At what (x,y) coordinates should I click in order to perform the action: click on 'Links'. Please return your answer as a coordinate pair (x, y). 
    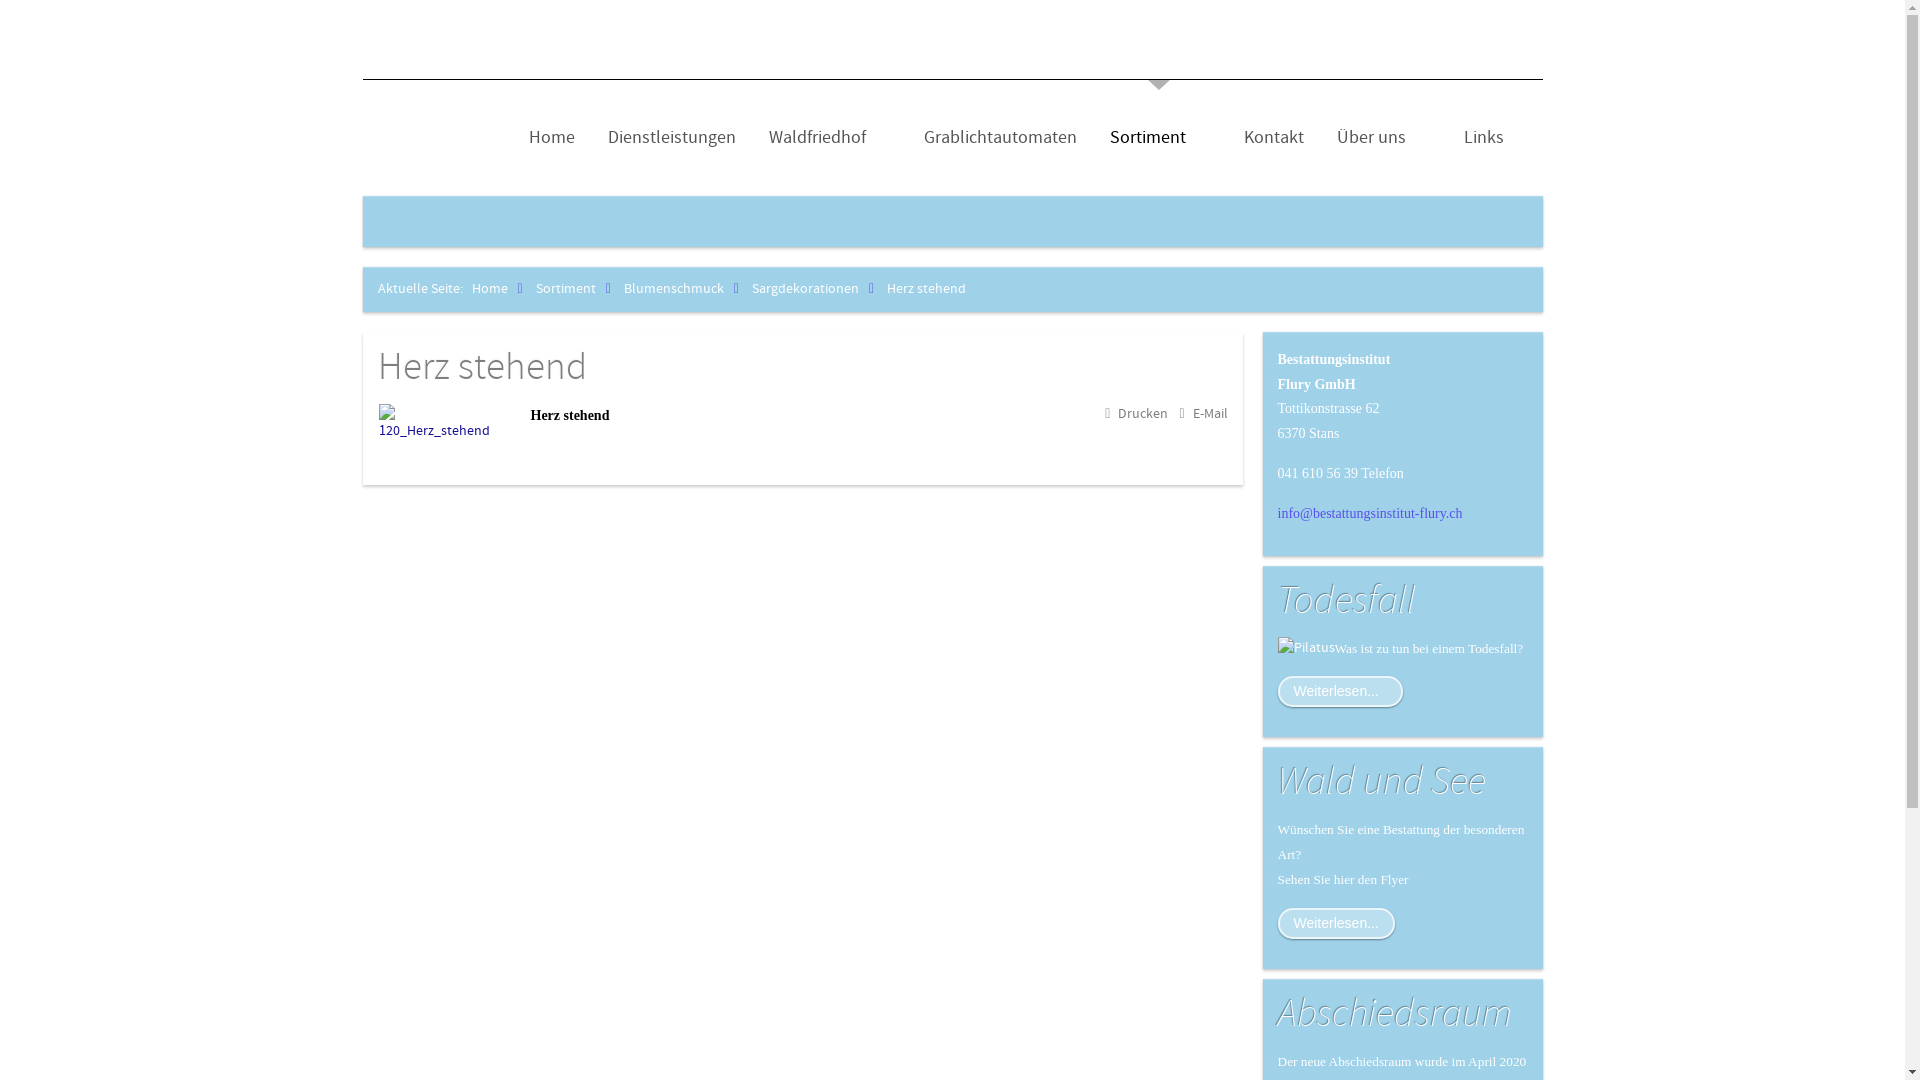
    Looking at the image, I should click on (1483, 137).